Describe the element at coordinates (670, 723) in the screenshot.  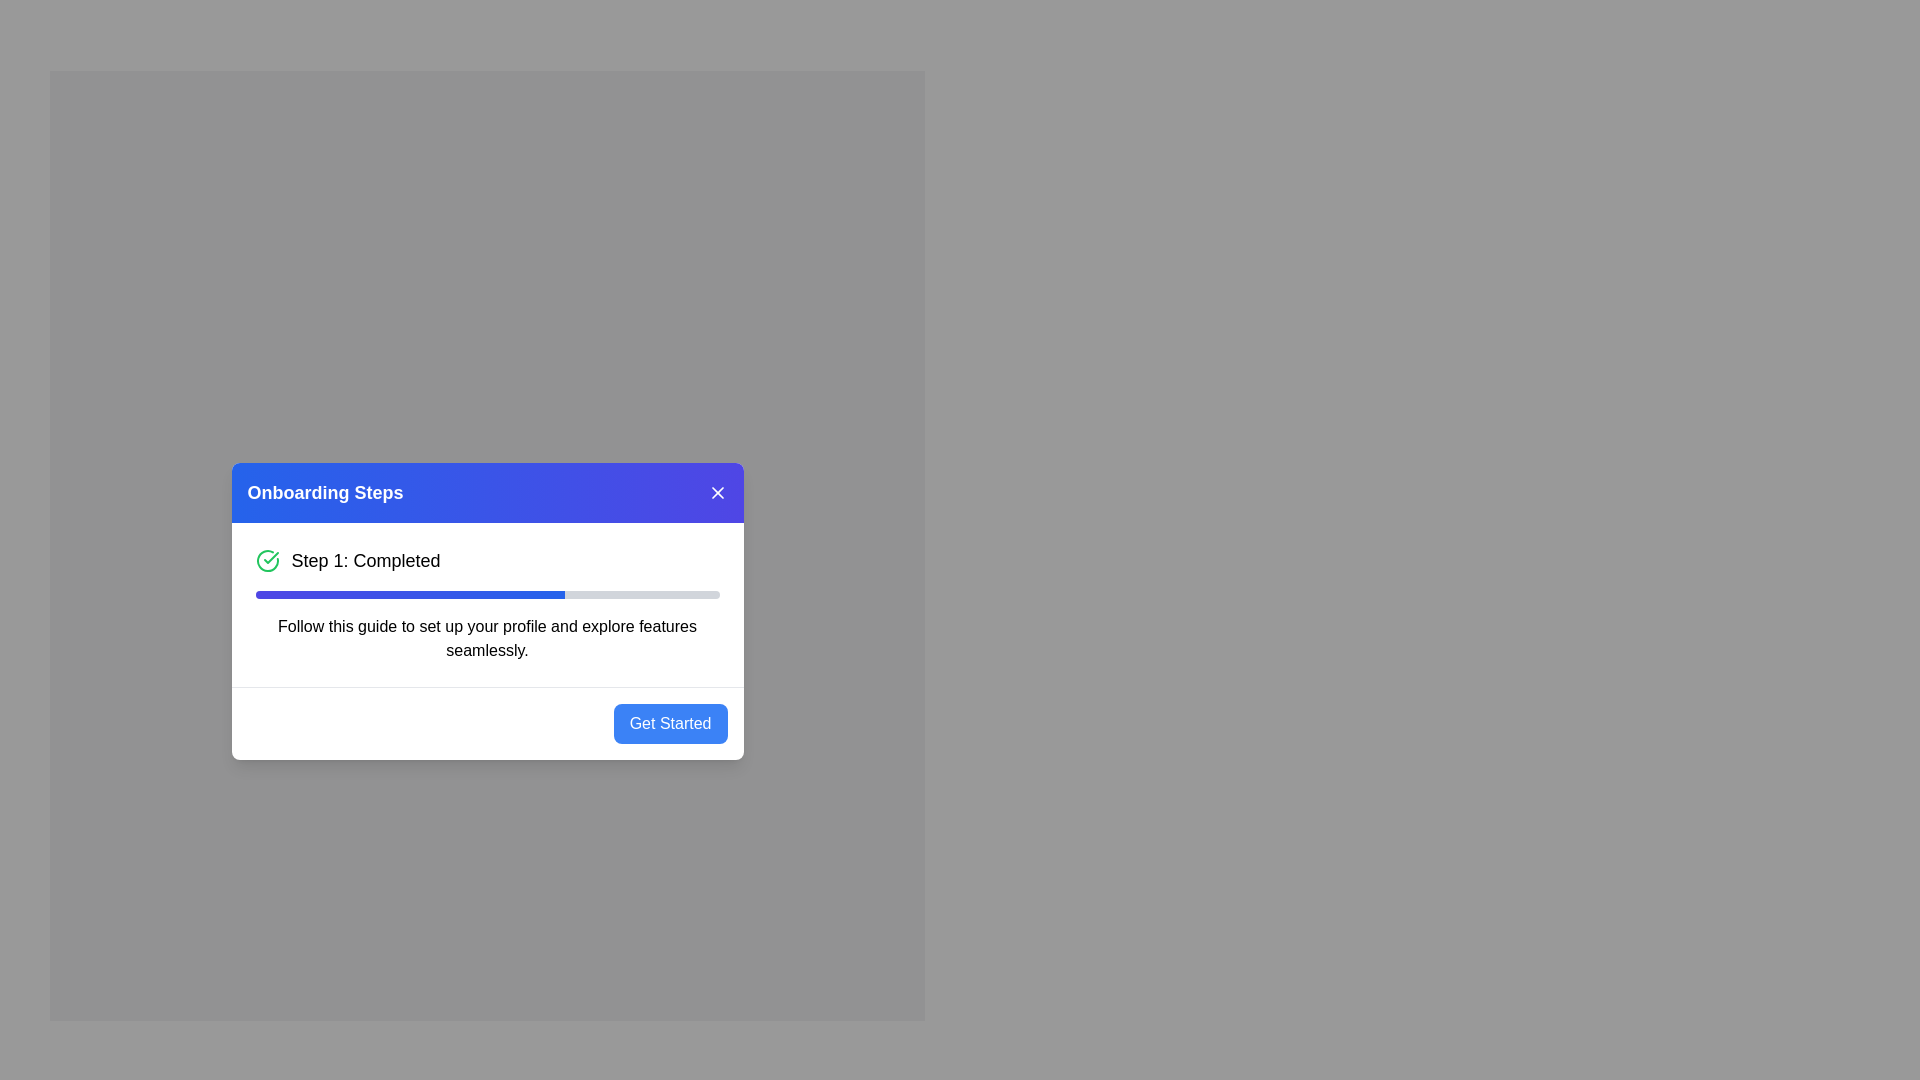
I see `the 'Get Started' button located at the bottom-right of the 'Onboarding Steps' modal dialog to initiate the action` at that location.